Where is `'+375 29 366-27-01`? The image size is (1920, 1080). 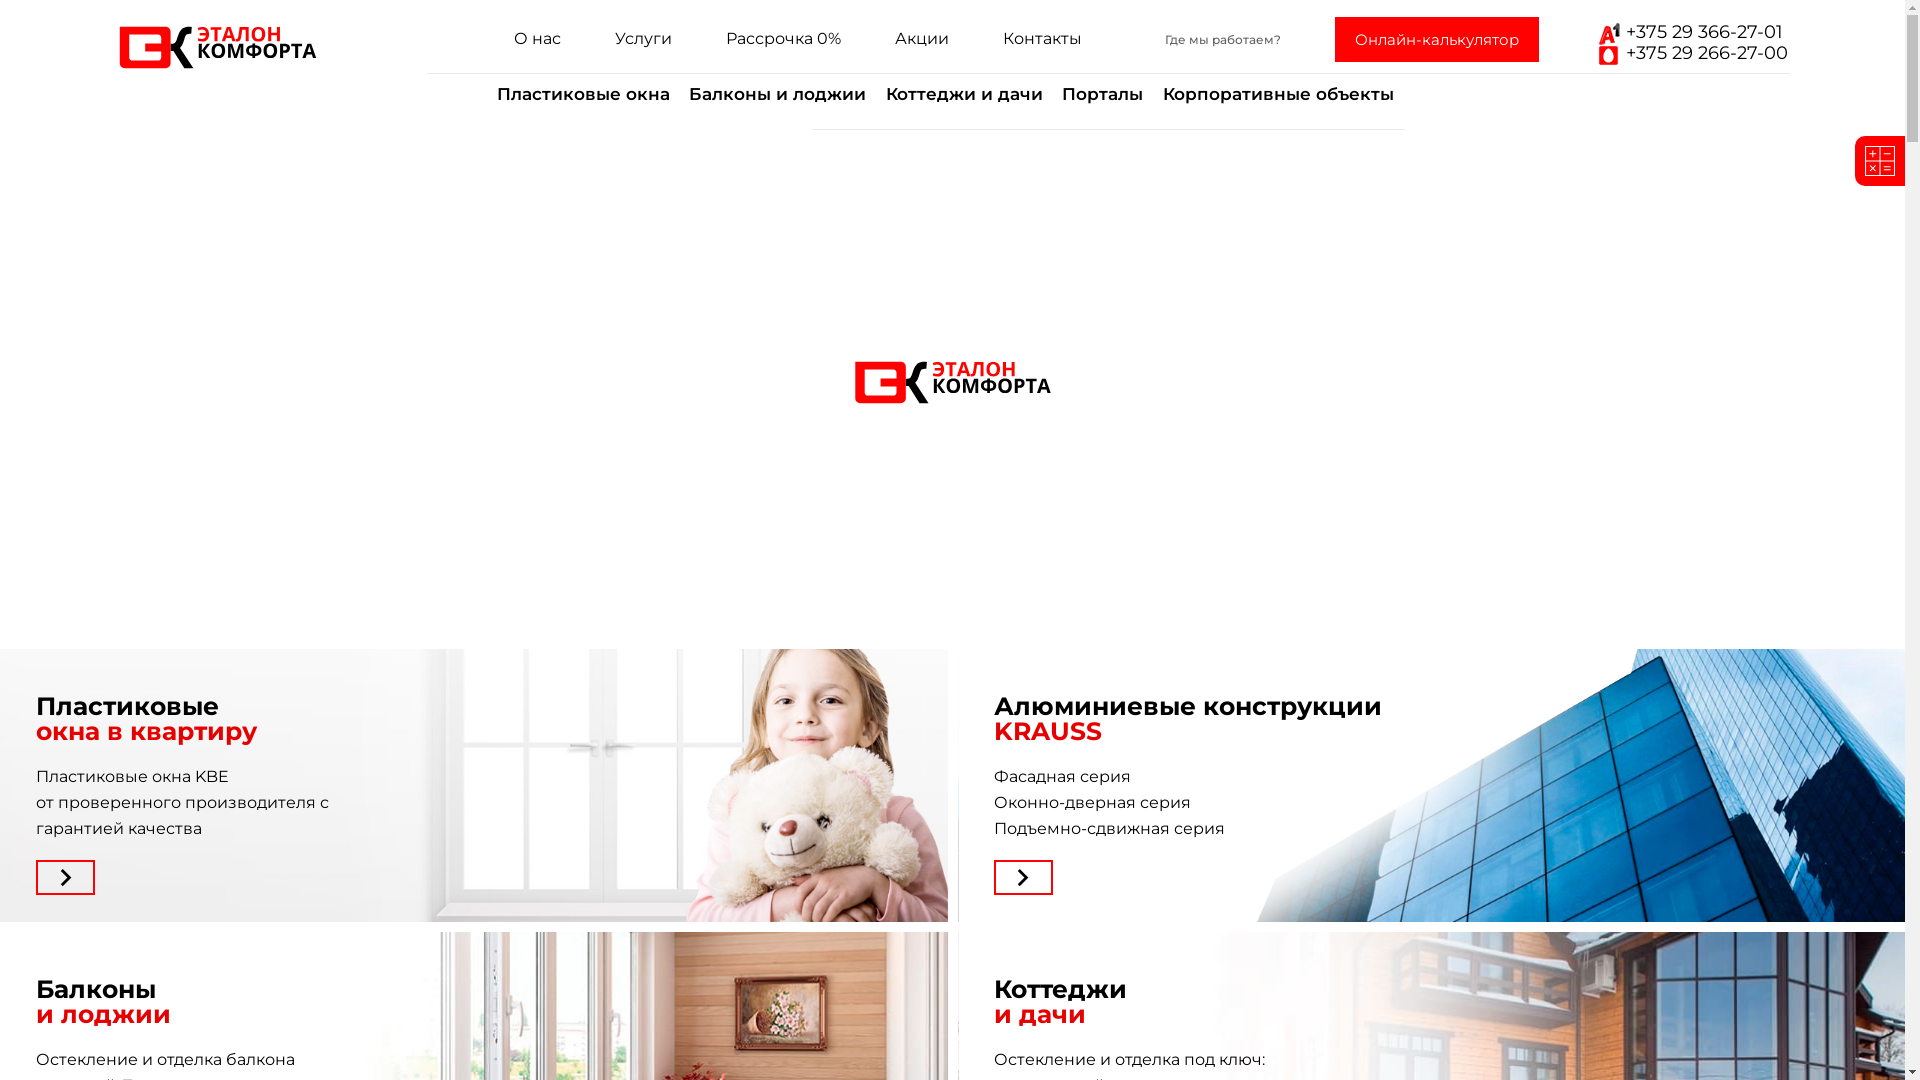 '+375 29 366-27-01 is located at coordinates (1688, 43).